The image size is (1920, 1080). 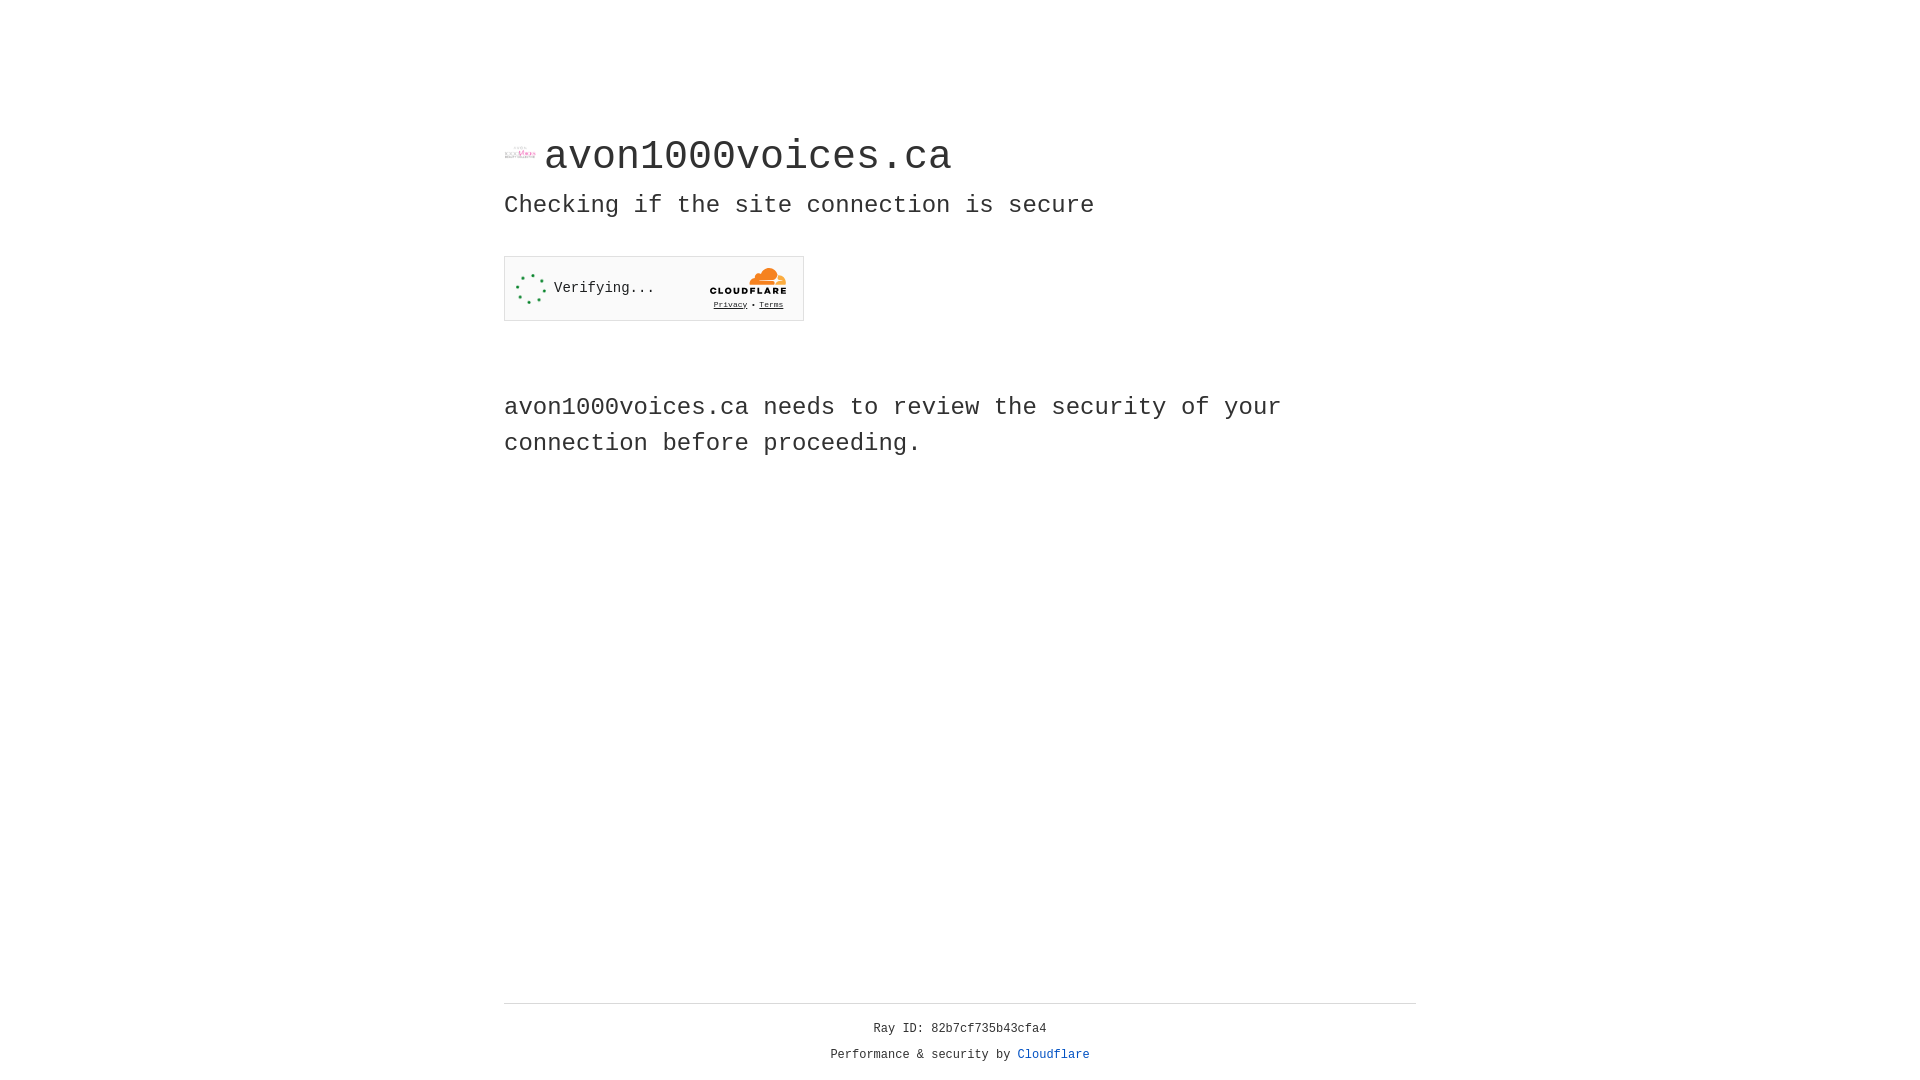 What do you see at coordinates (1017, 1054) in the screenshot?
I see `'Cloudflare'` at bounding box center [1017, 1054].